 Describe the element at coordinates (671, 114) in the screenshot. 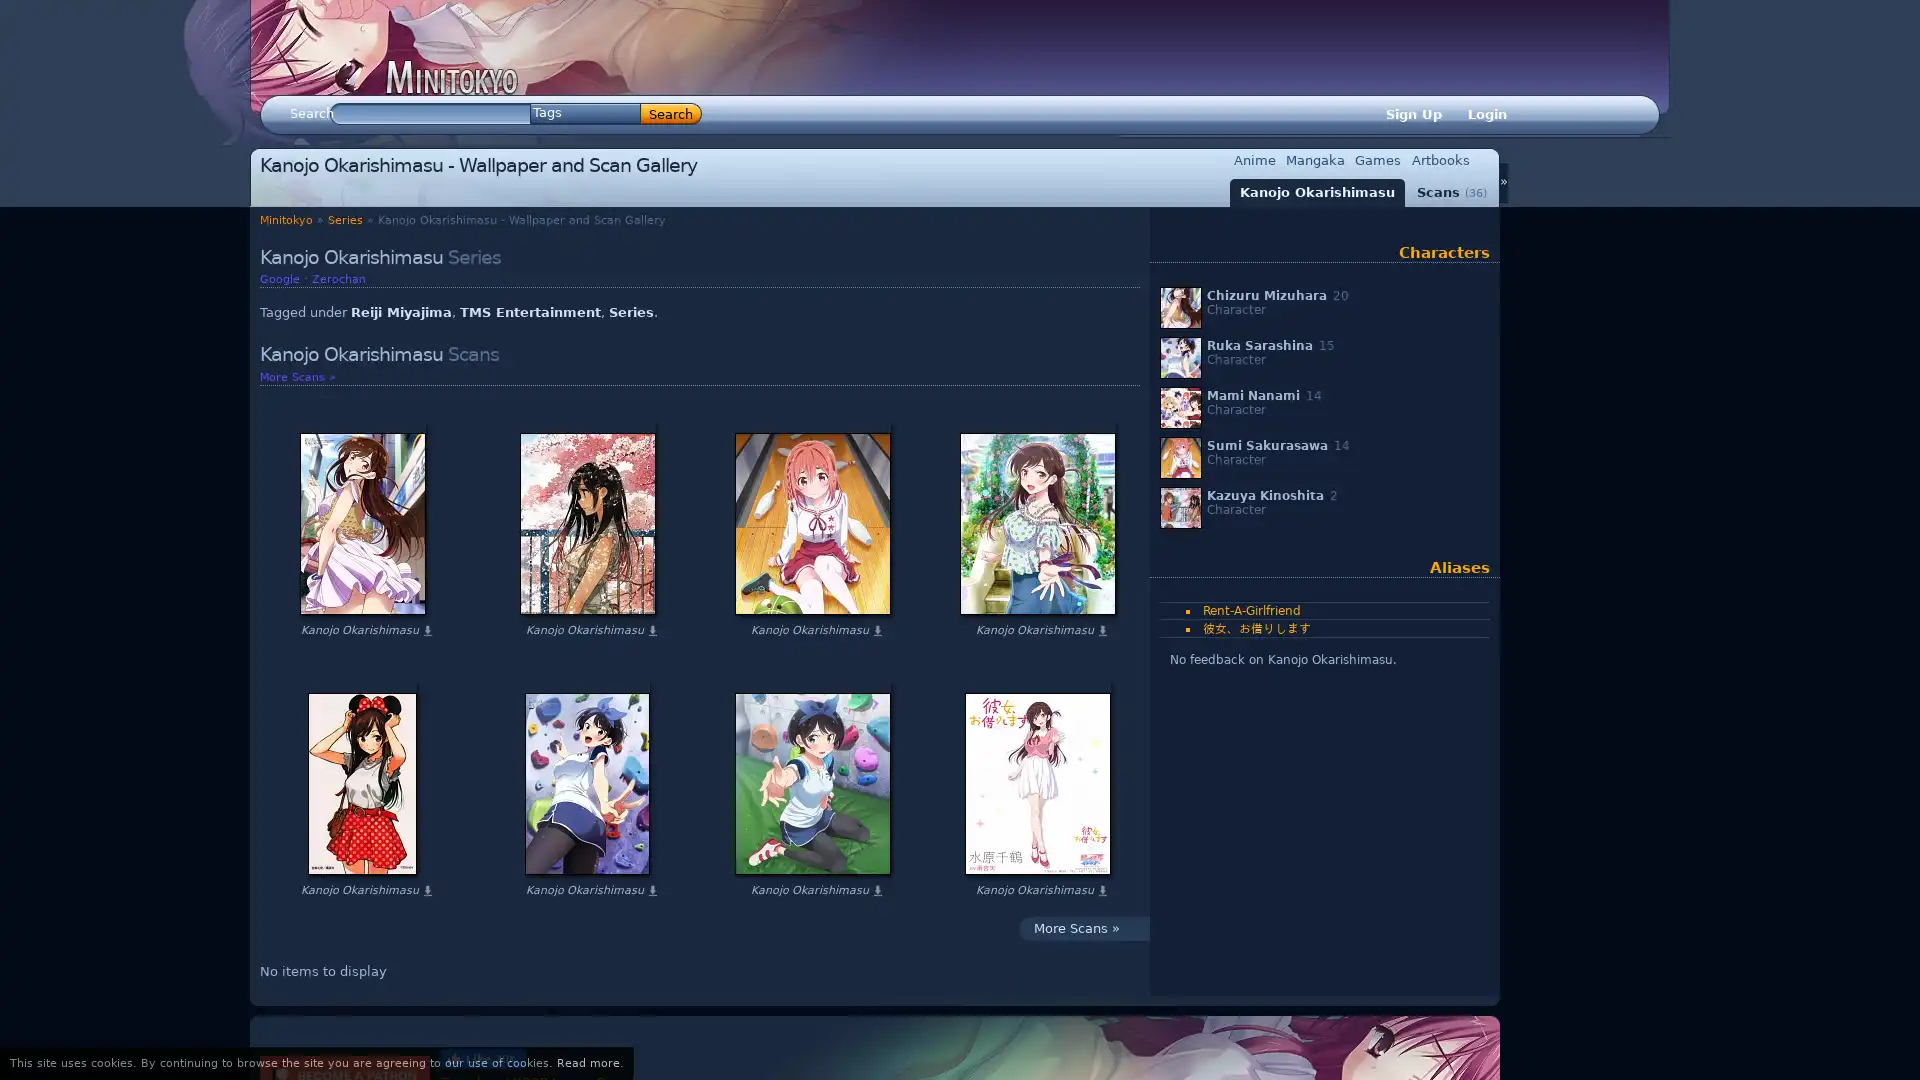

I see `Search` at that location.